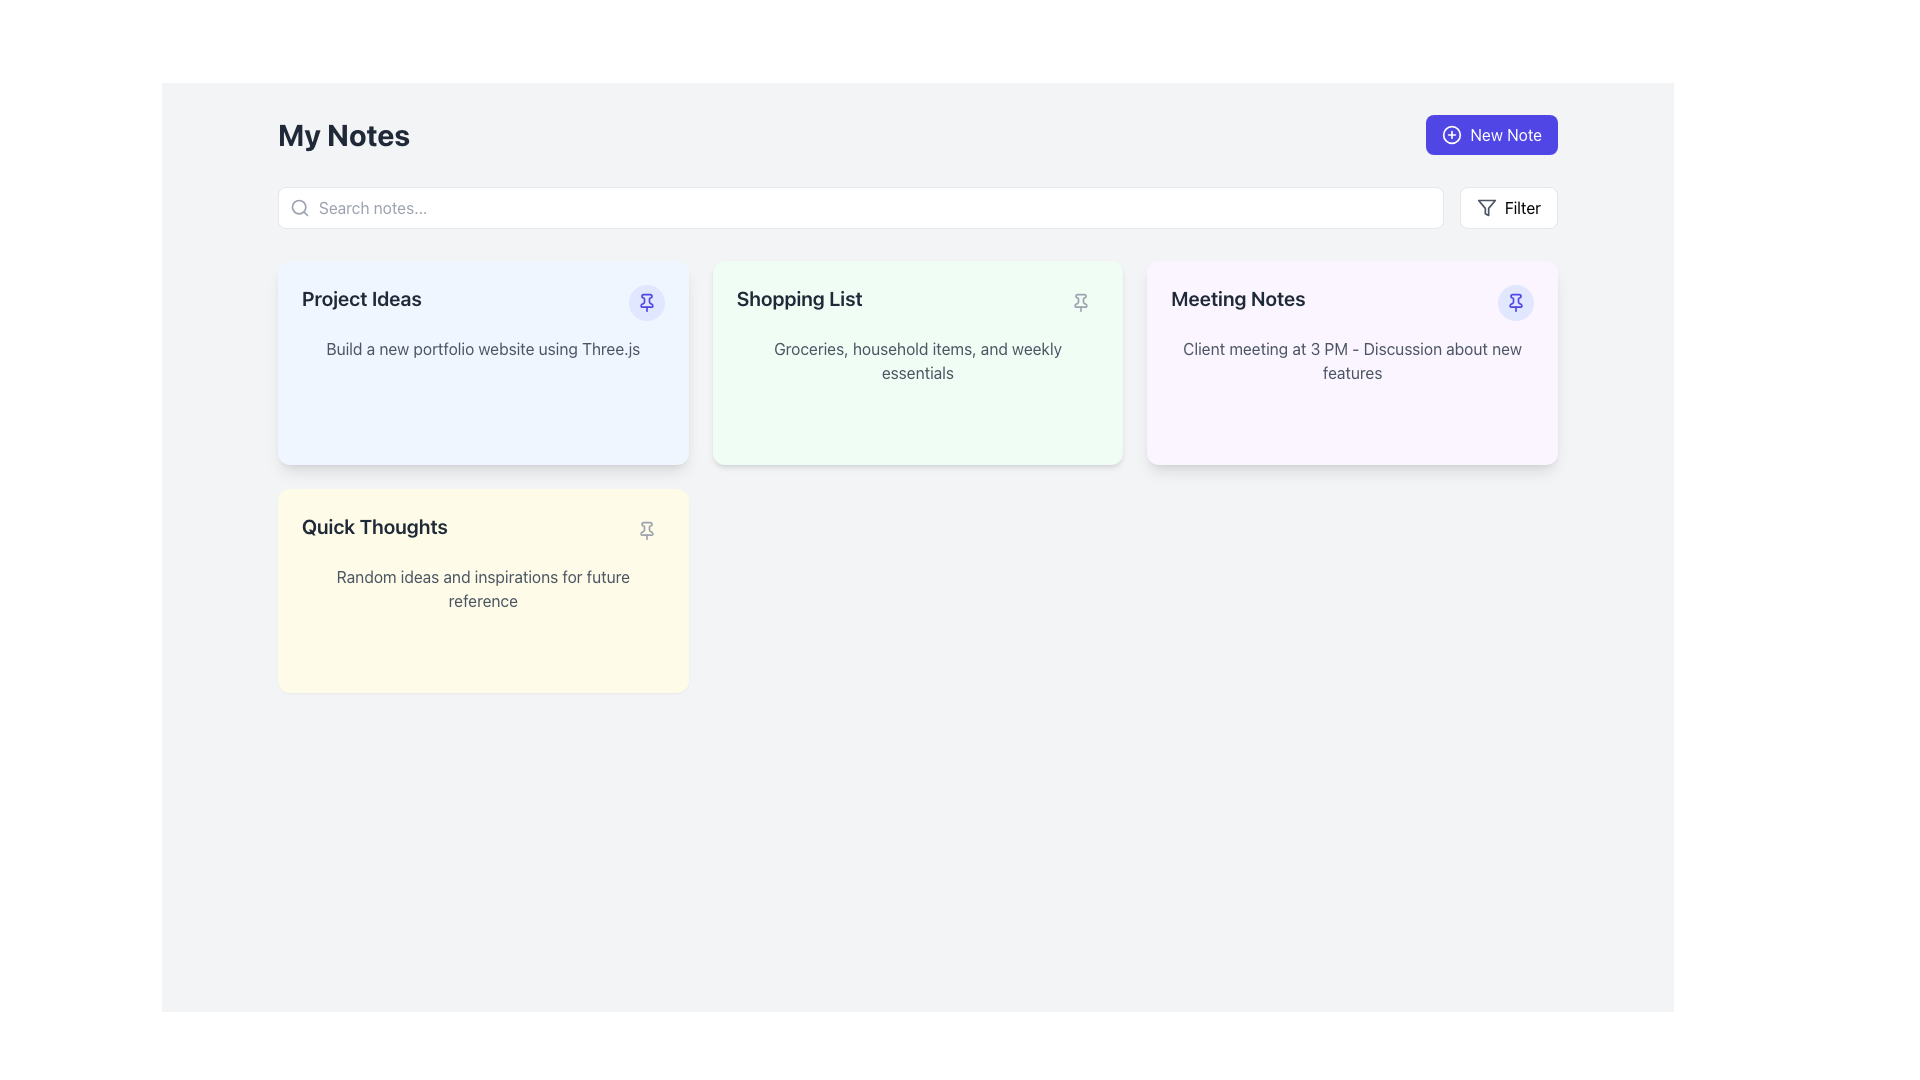  I want to click on the descriptive subtitle element located in the 'Quick Thoughts' section, which provides context for the section, so click(483, 588).